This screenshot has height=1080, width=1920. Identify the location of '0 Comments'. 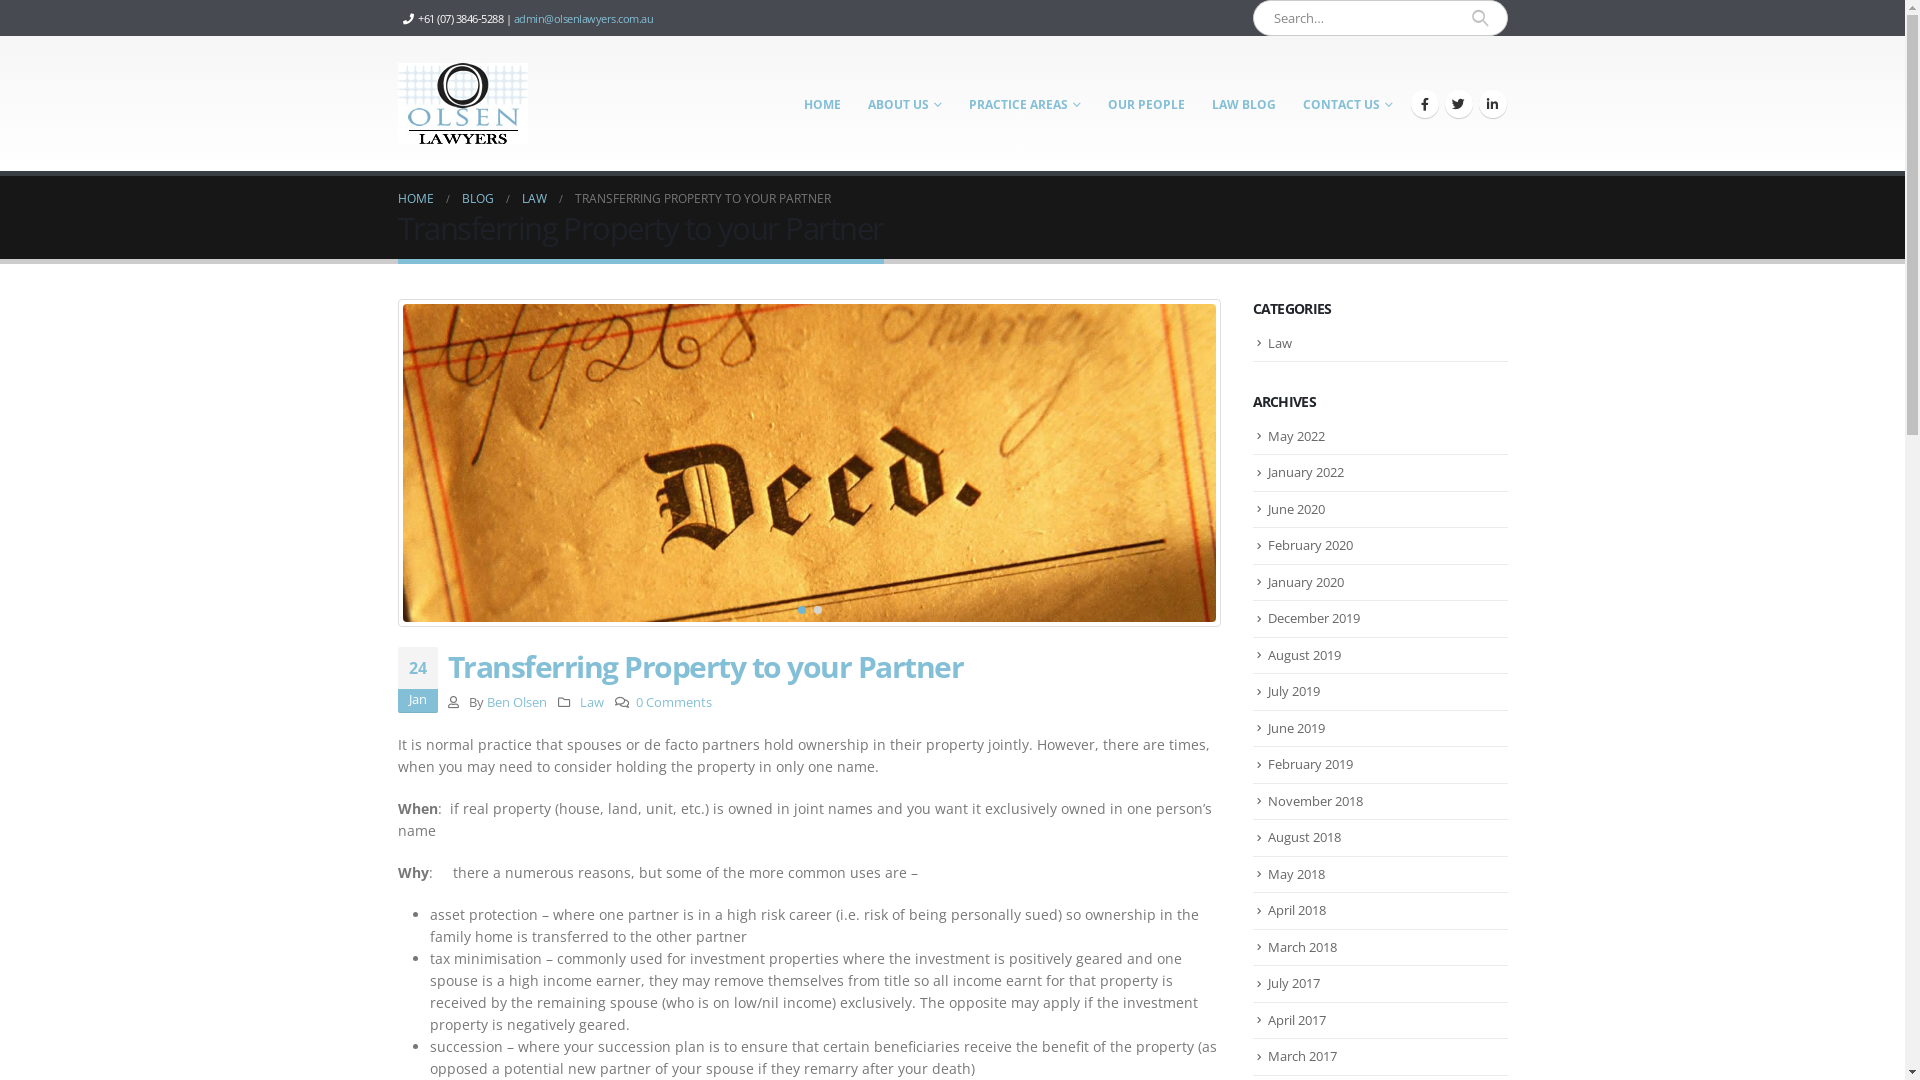
(673, 701).